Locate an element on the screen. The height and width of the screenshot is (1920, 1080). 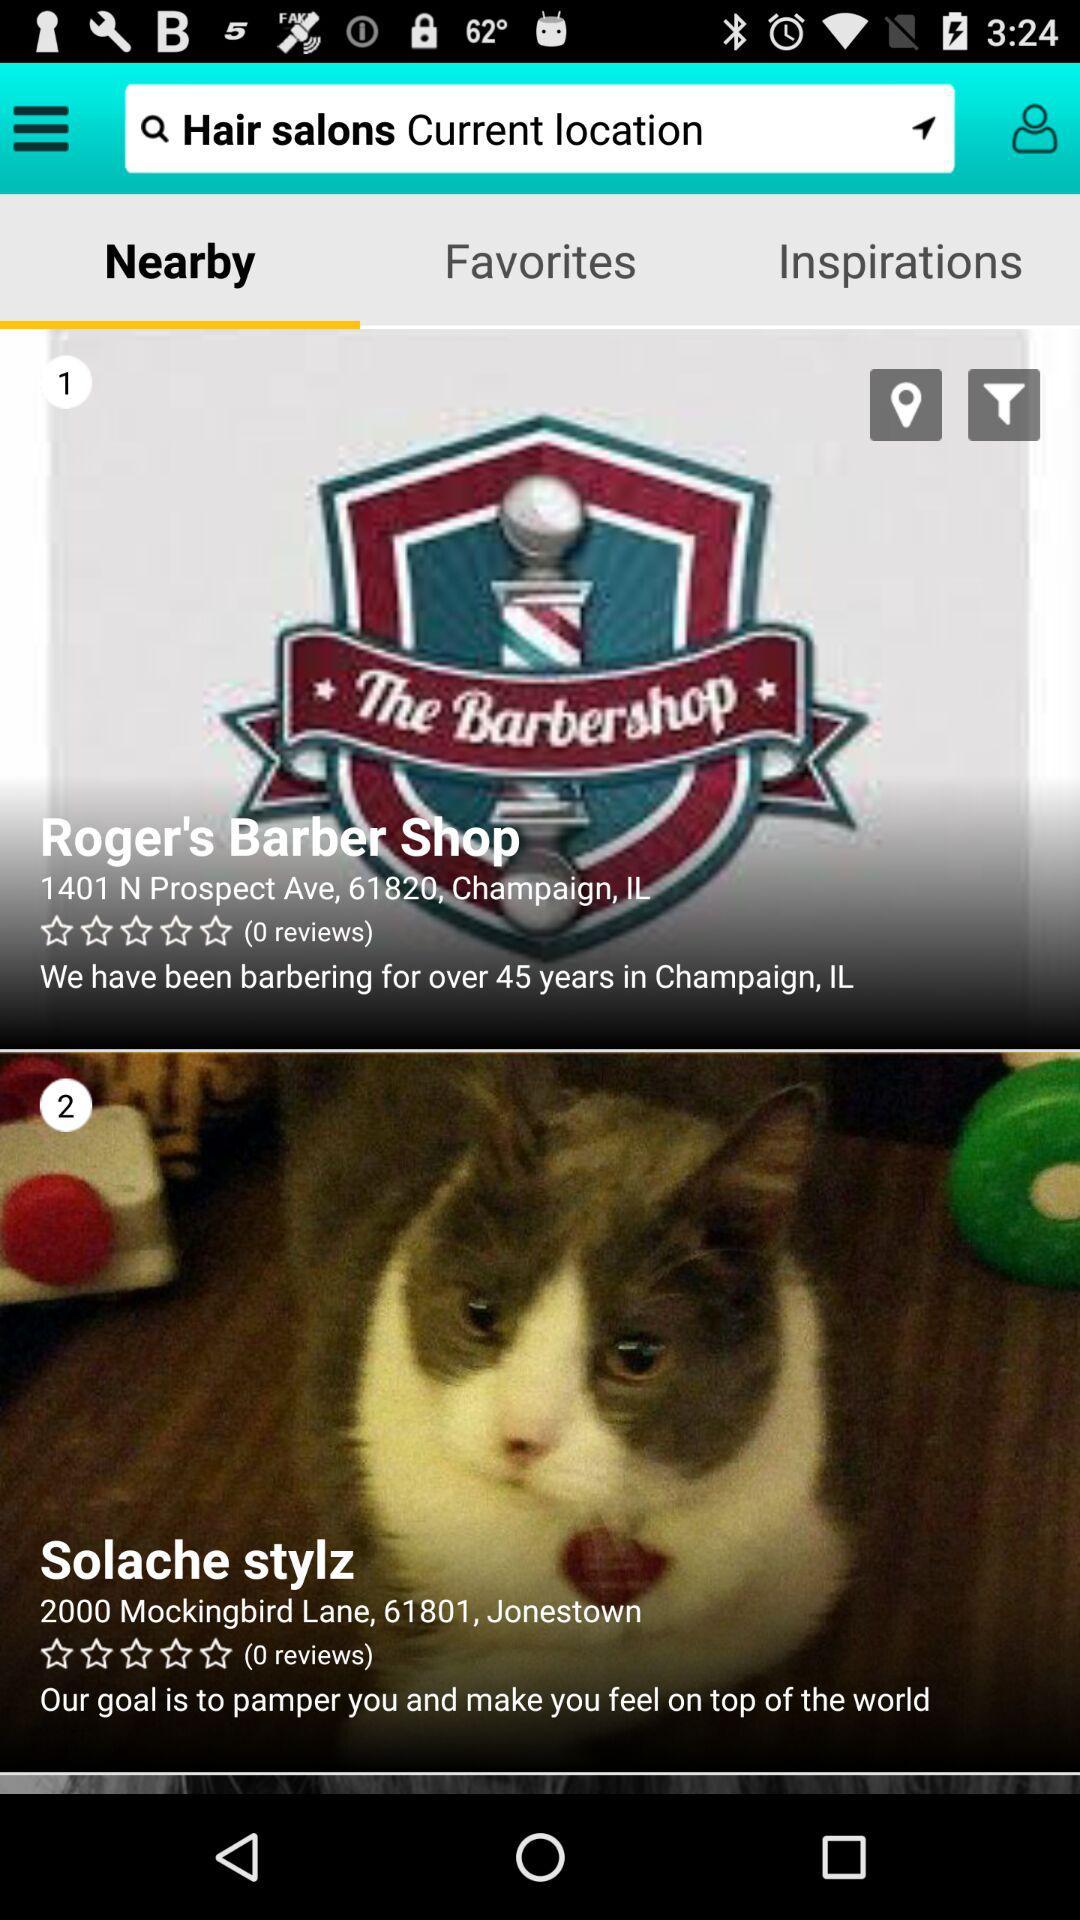
icon to the left of favorites is located at coordinates (180, 258).